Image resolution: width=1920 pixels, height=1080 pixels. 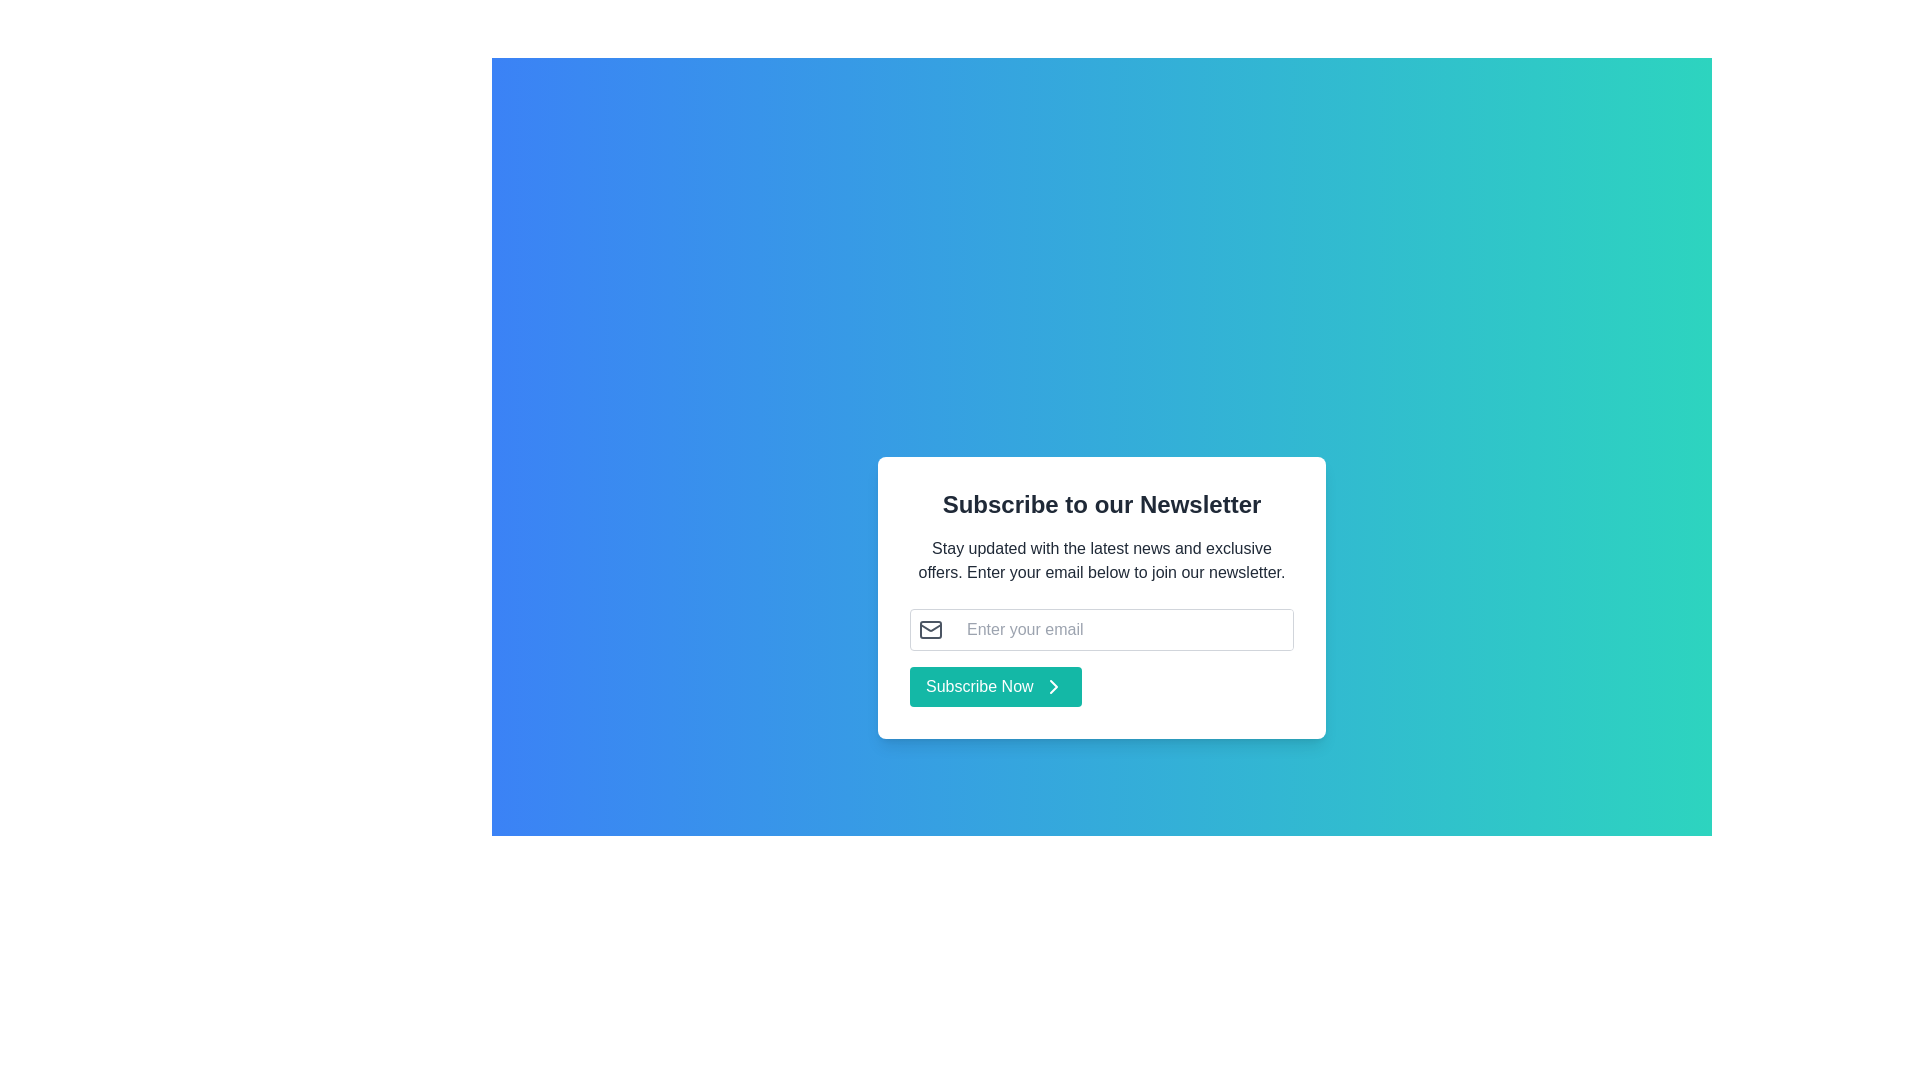 What do you see at coordinates (1052, 685) in the screenshot?
I see `the right-facing chevron icon, which is part of the 'Subscribe Now' button, located to the right of the button text` at bounding box center [1052, 685].